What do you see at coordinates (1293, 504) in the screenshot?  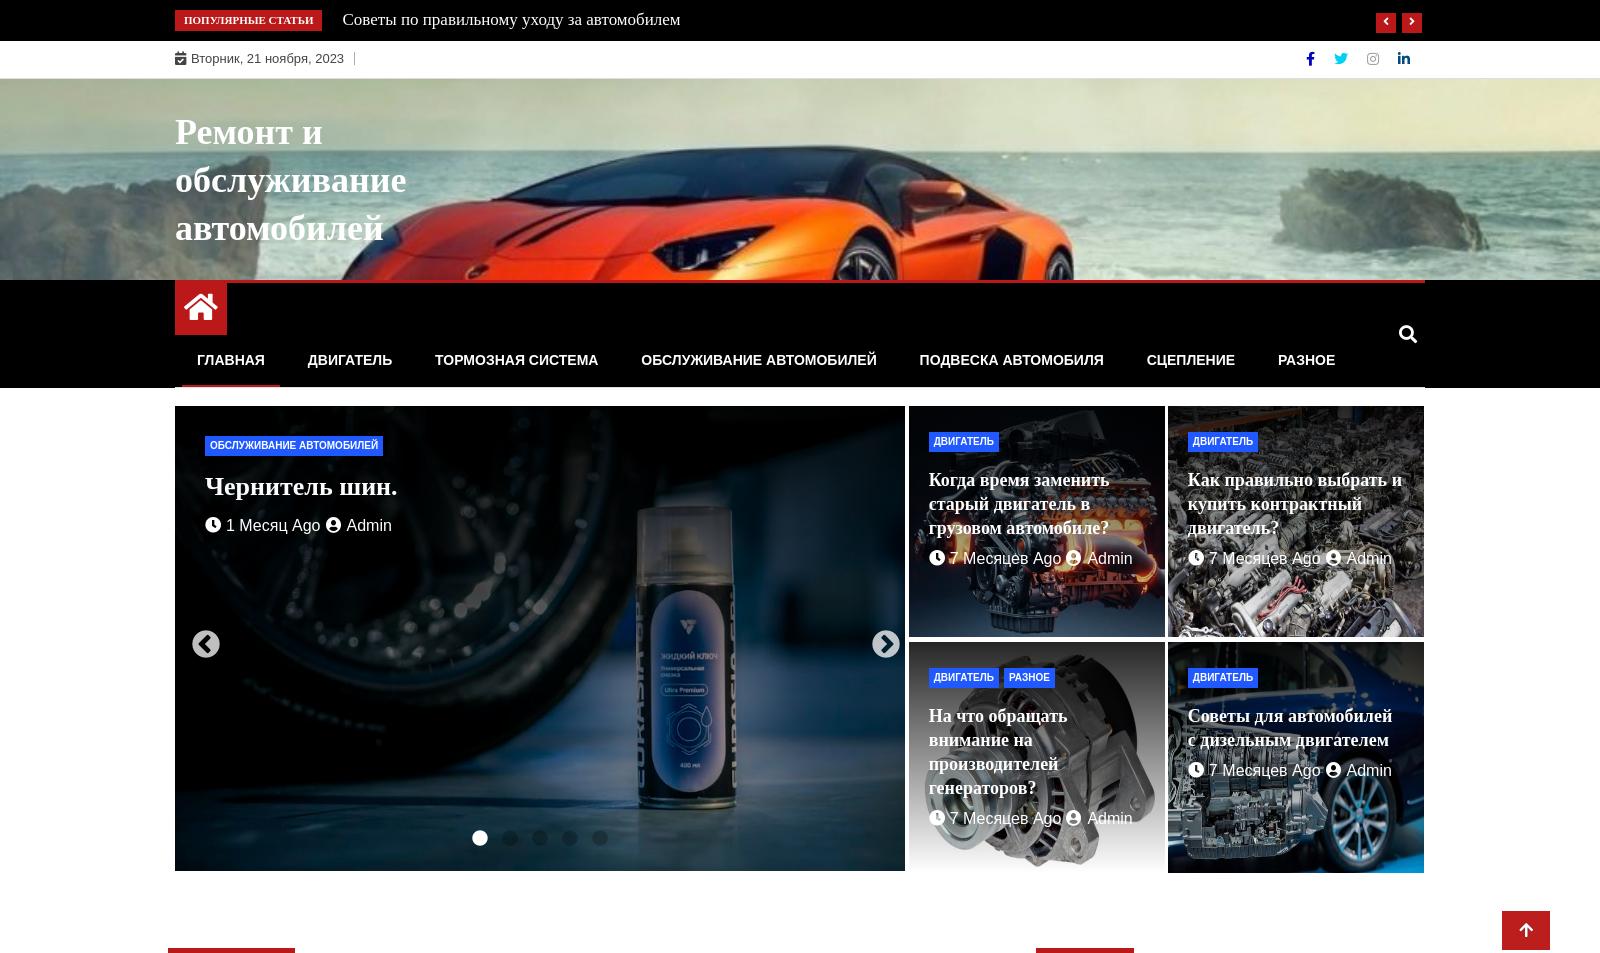 I see `'Как правильно выбрать и купить контрактный двигатель?'` at bounding box center [1293, 504].